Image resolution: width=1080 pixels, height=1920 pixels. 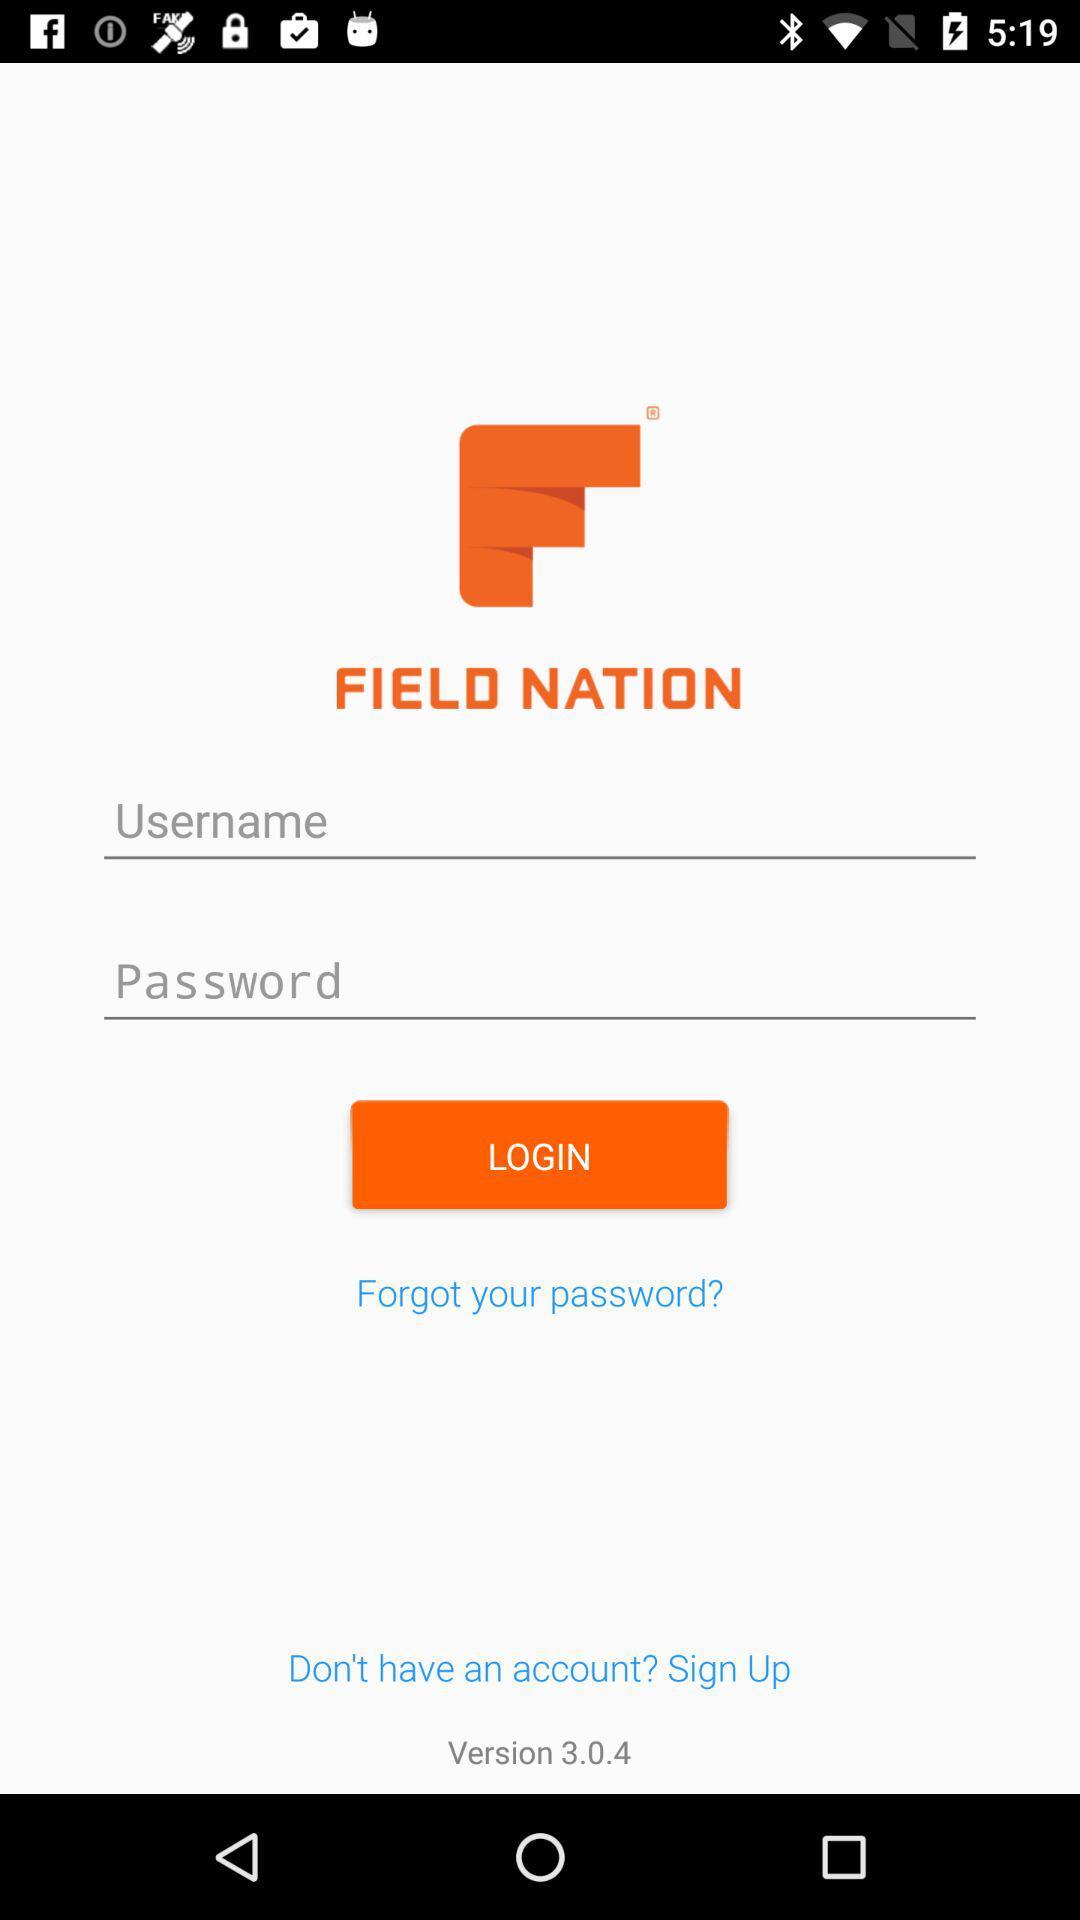 I want to click on don t have button, so click(x=538, y=1667).